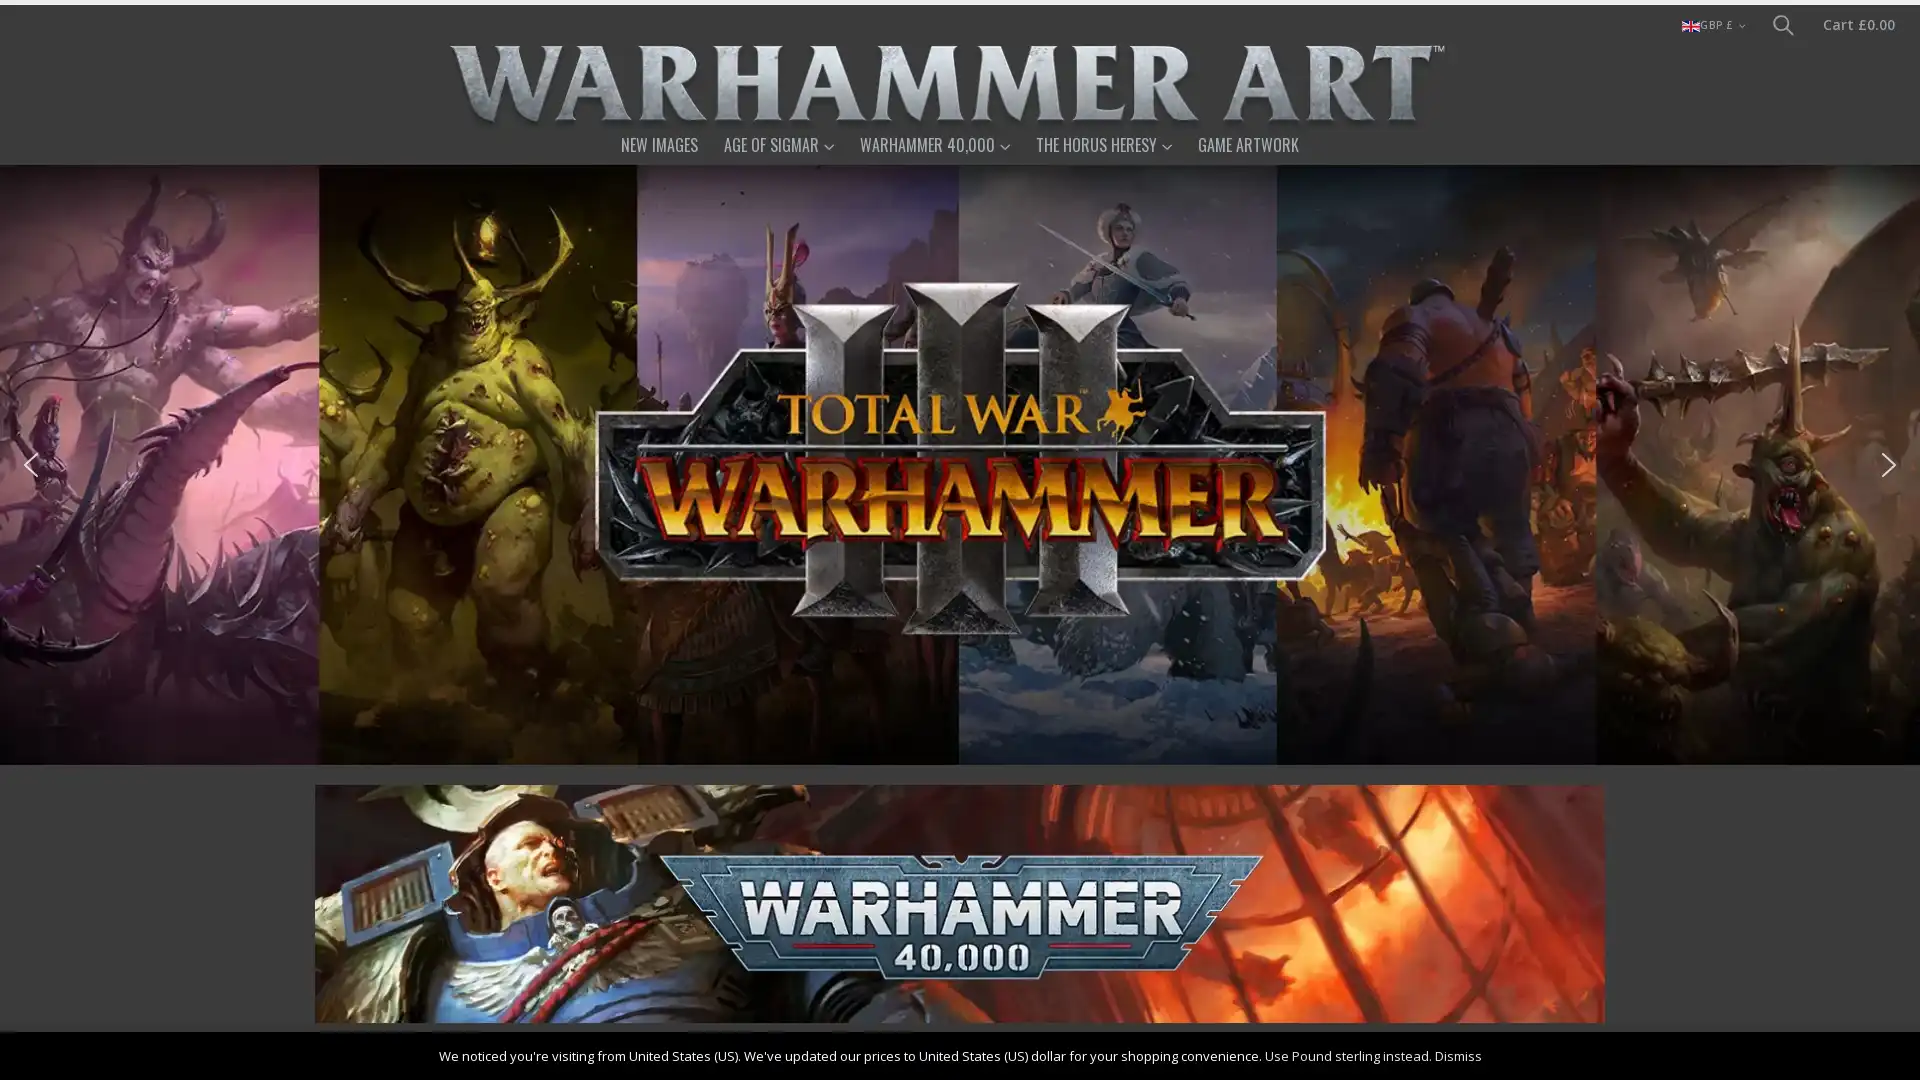  What do you see at coordinates (1888, 463) in the screenshot?
I see `next arrow` at bounding box center [1888, 463].